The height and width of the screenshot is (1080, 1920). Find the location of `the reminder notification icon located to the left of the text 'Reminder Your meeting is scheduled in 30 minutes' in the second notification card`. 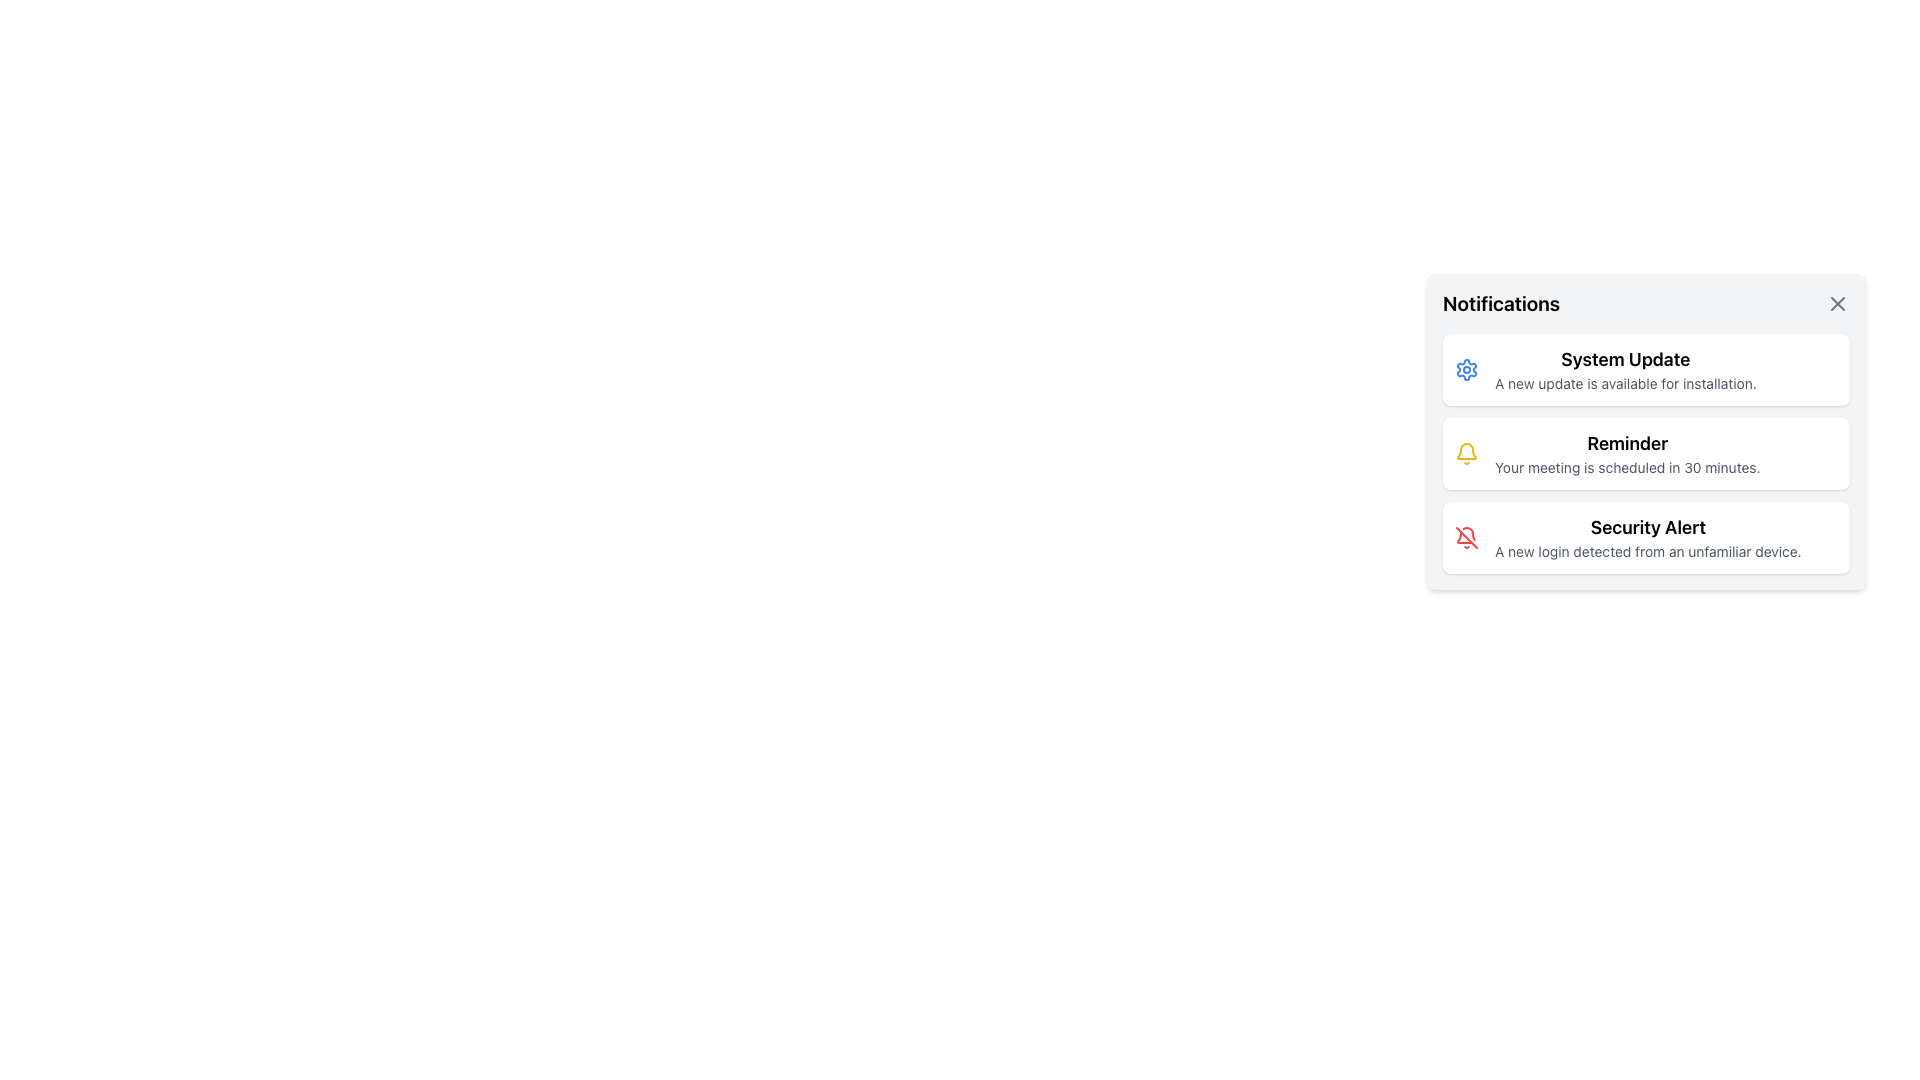

the reminder notification icon located to the left of the text 'Reminder Your meeting is scheduled in 30 minutes' in the second notification card is located at coordinates (1467, 454).